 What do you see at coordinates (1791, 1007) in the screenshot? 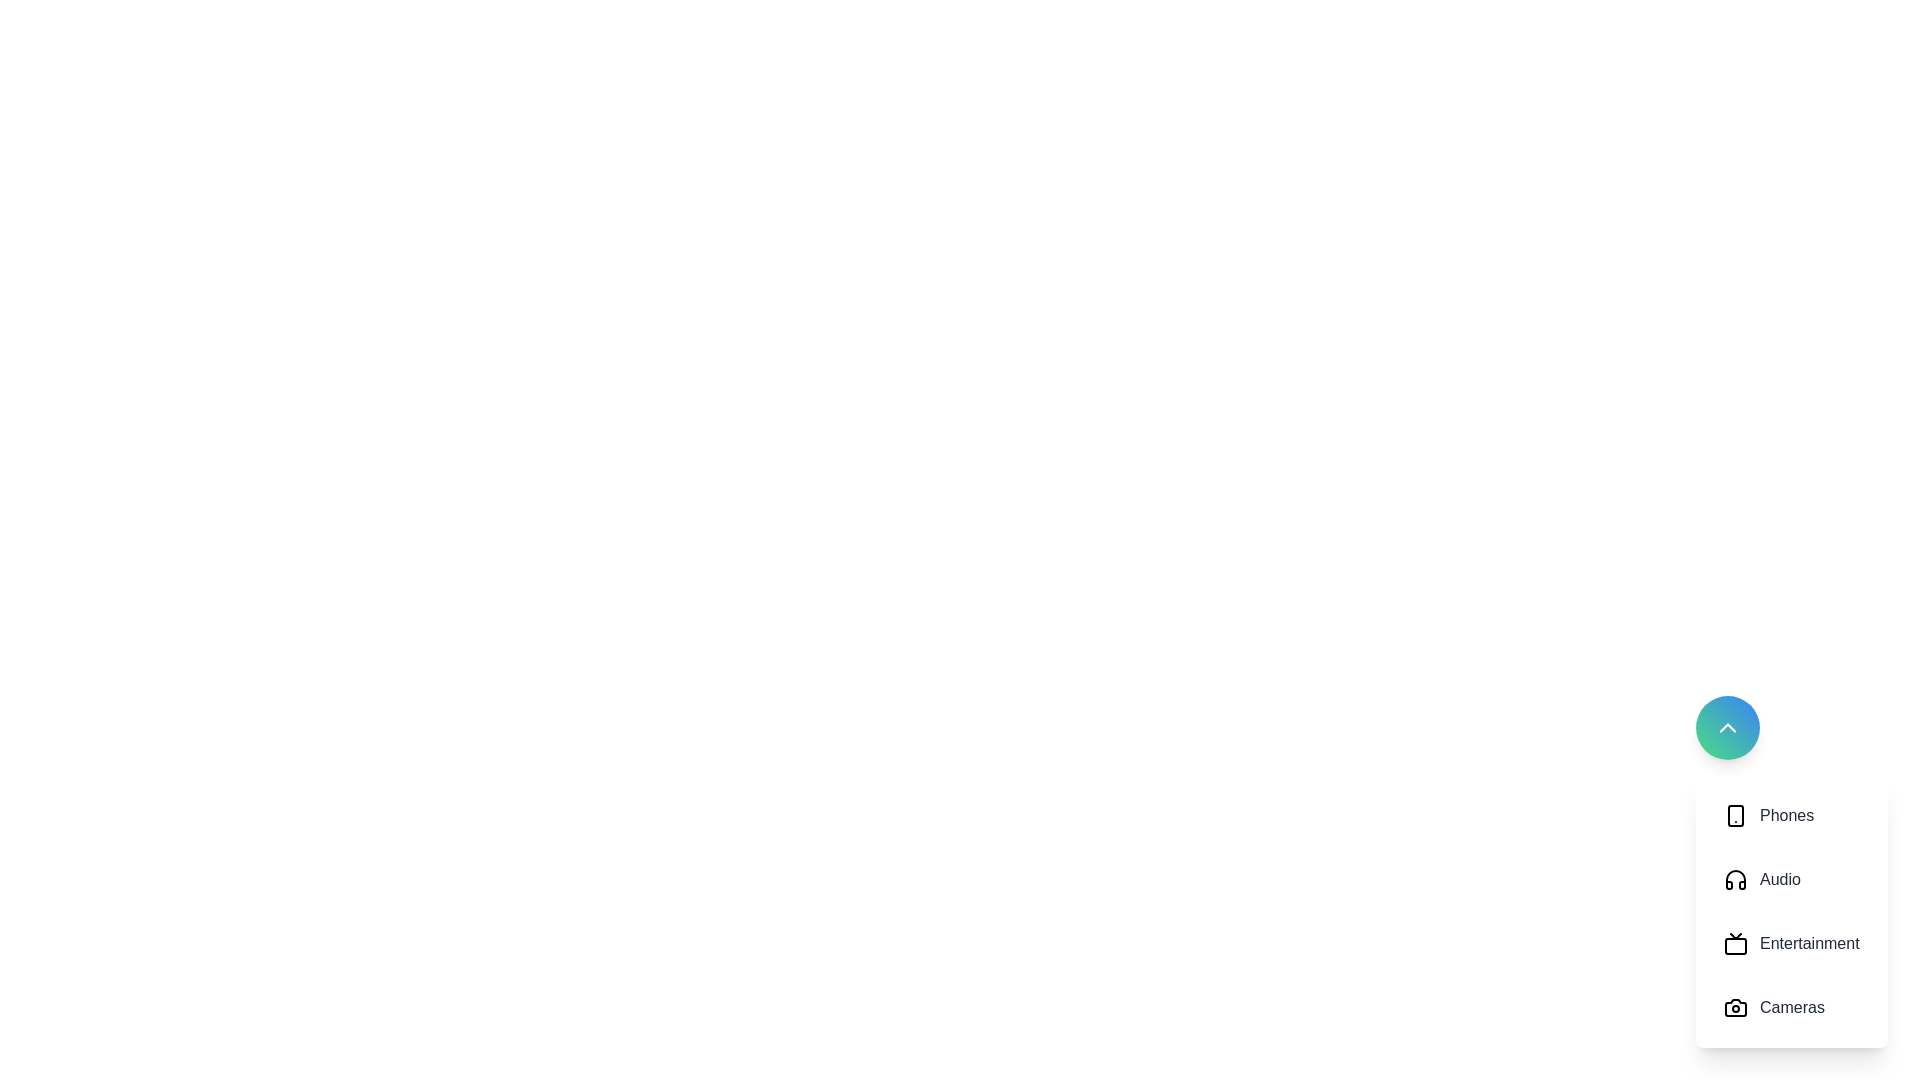
I see `the category button labeled 'Cameras' to observe any visual changes or tooltips` at bounding box center [1791, 1007].